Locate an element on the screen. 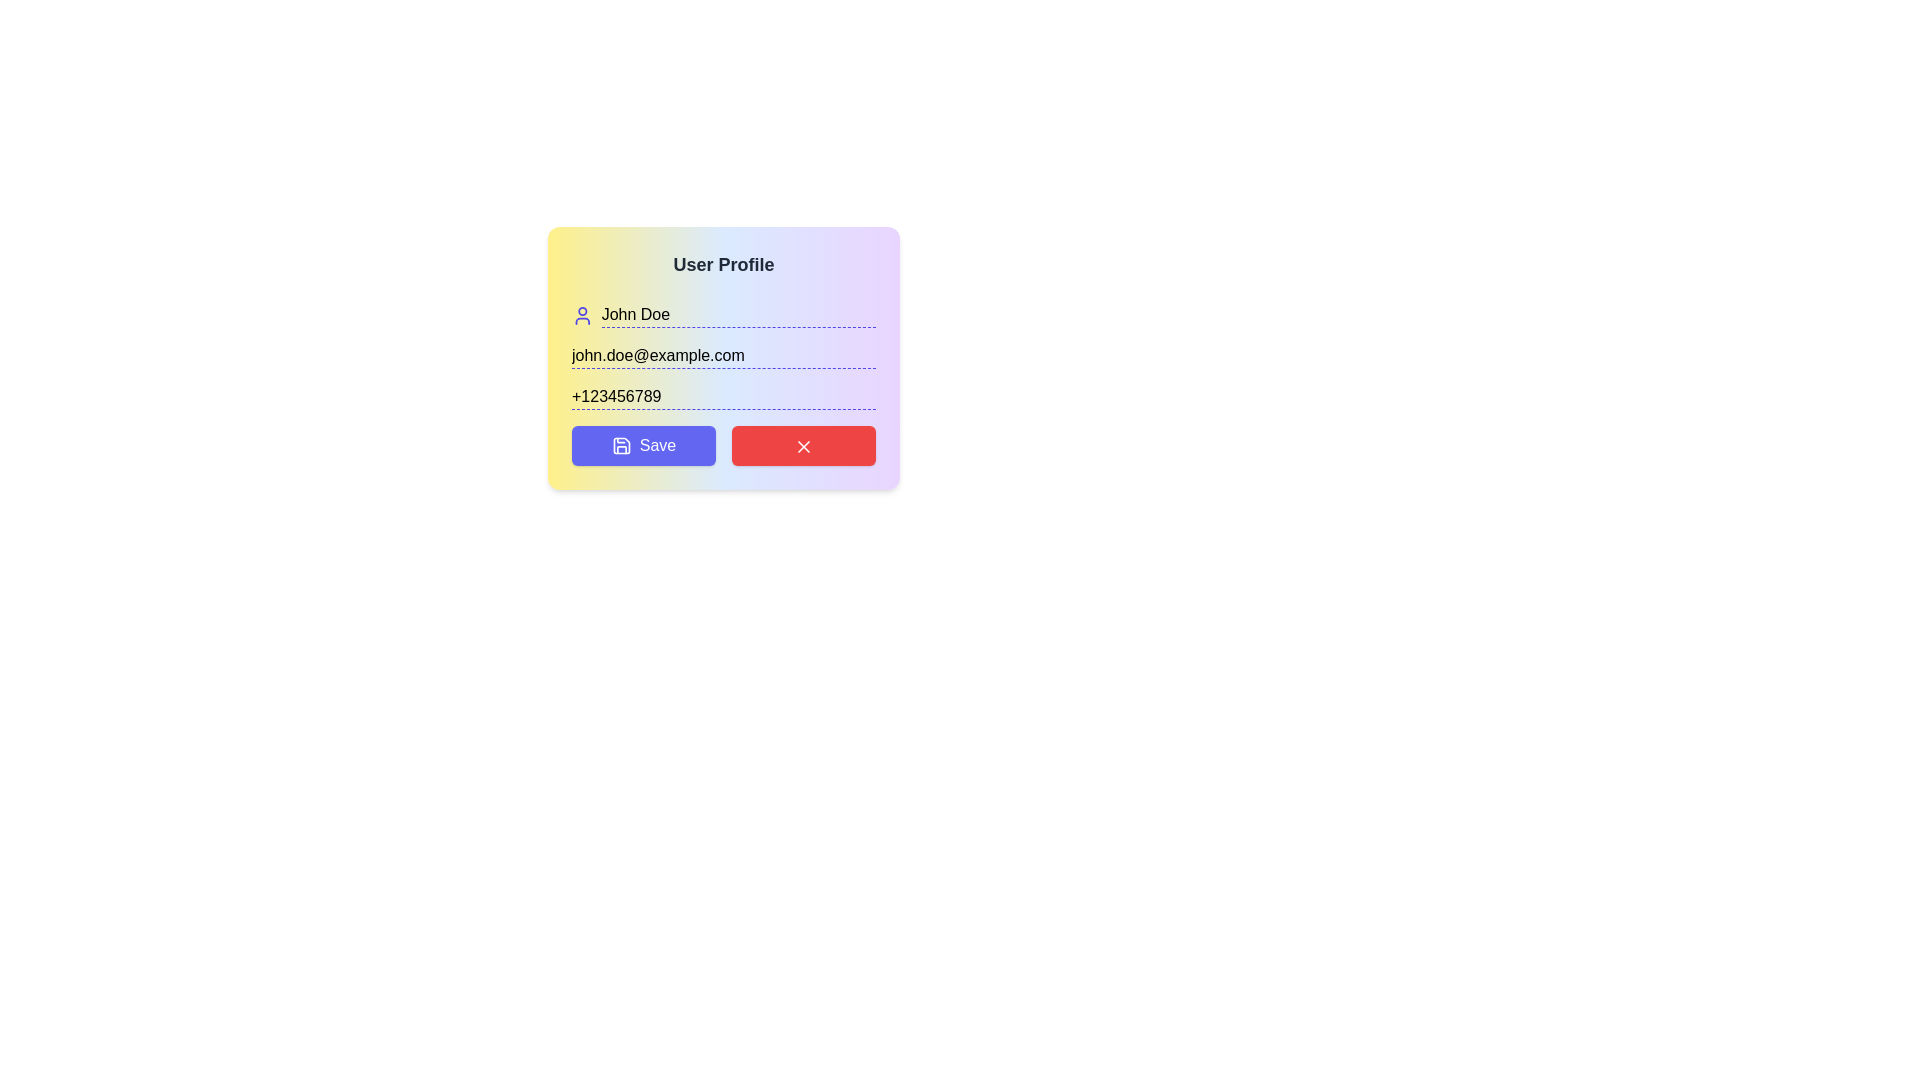 This screenshot has width=1920, height=1080. the save icon located at the bottom of the user profile form card, which is the first component in the button group is located at coordinates (620, 445).